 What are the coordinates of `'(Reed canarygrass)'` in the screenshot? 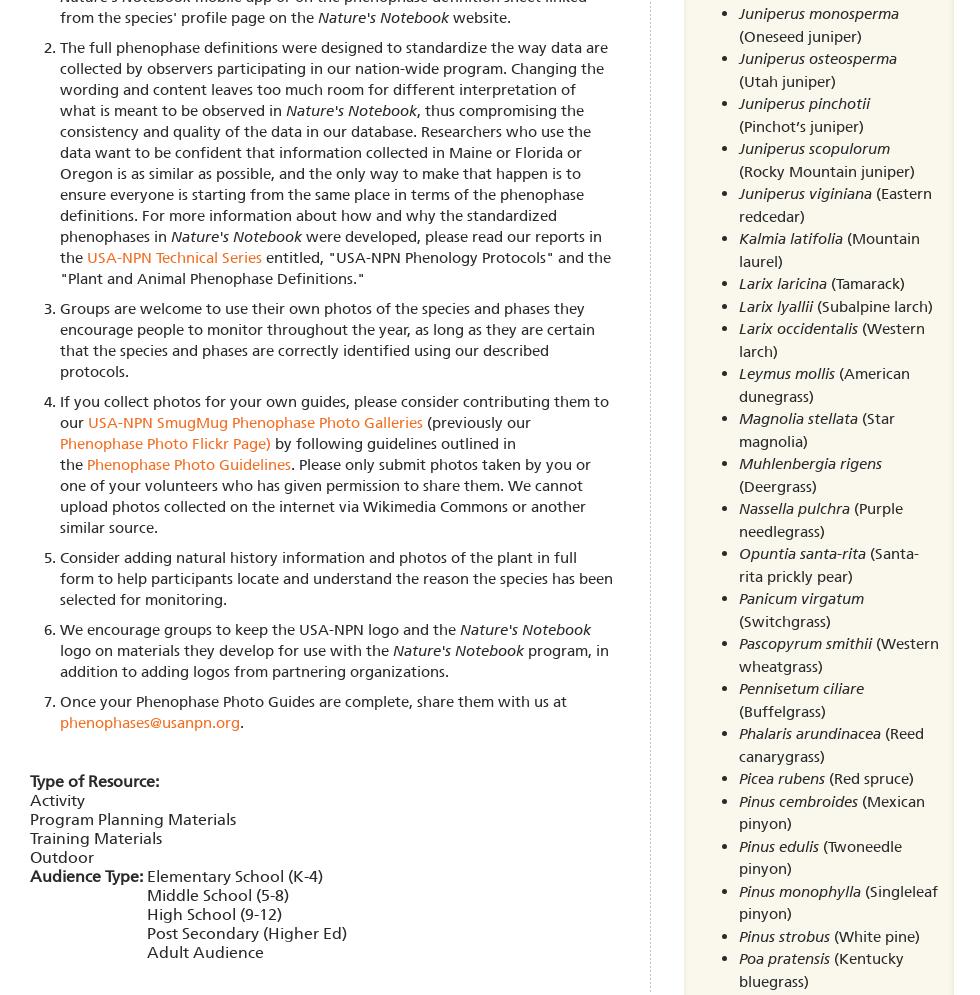 It's located at (830, 743).